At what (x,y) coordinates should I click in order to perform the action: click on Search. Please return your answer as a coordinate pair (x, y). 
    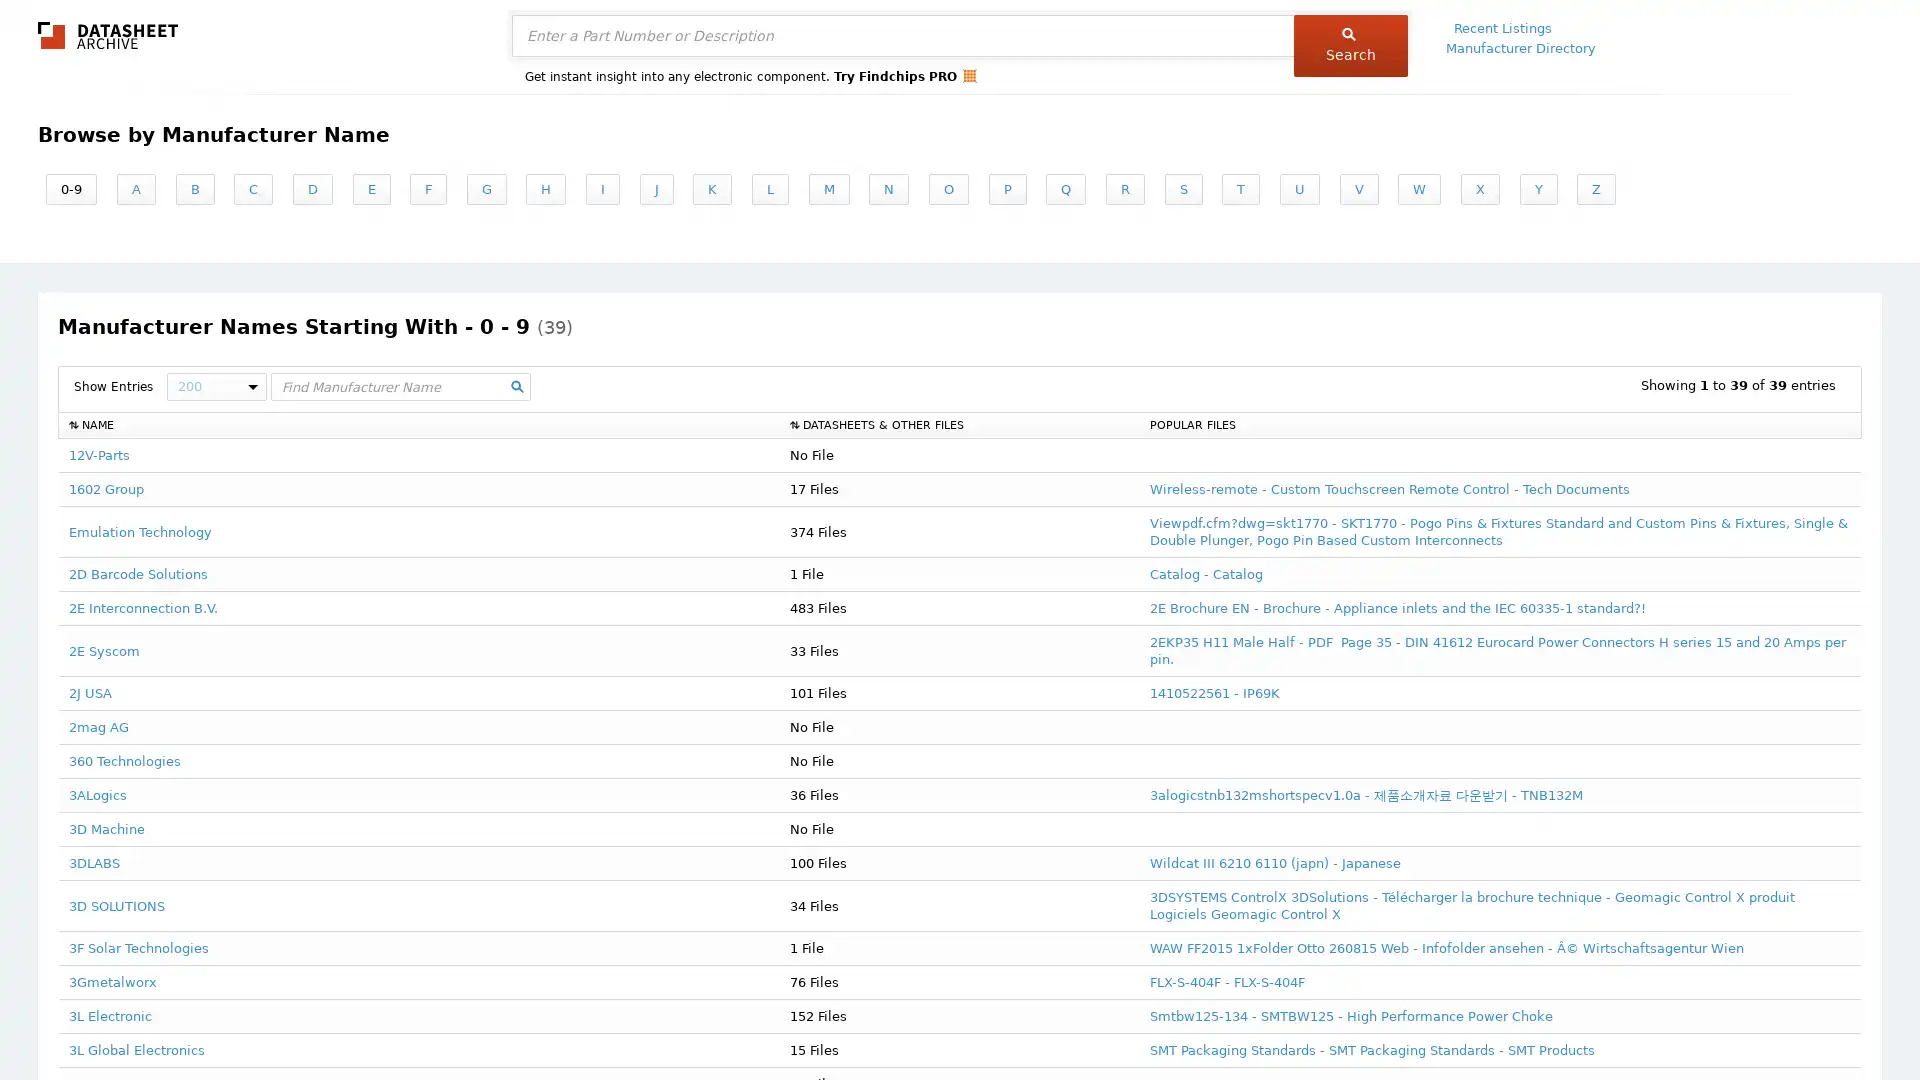
    Looking at the image, I should click on (1349, 45).